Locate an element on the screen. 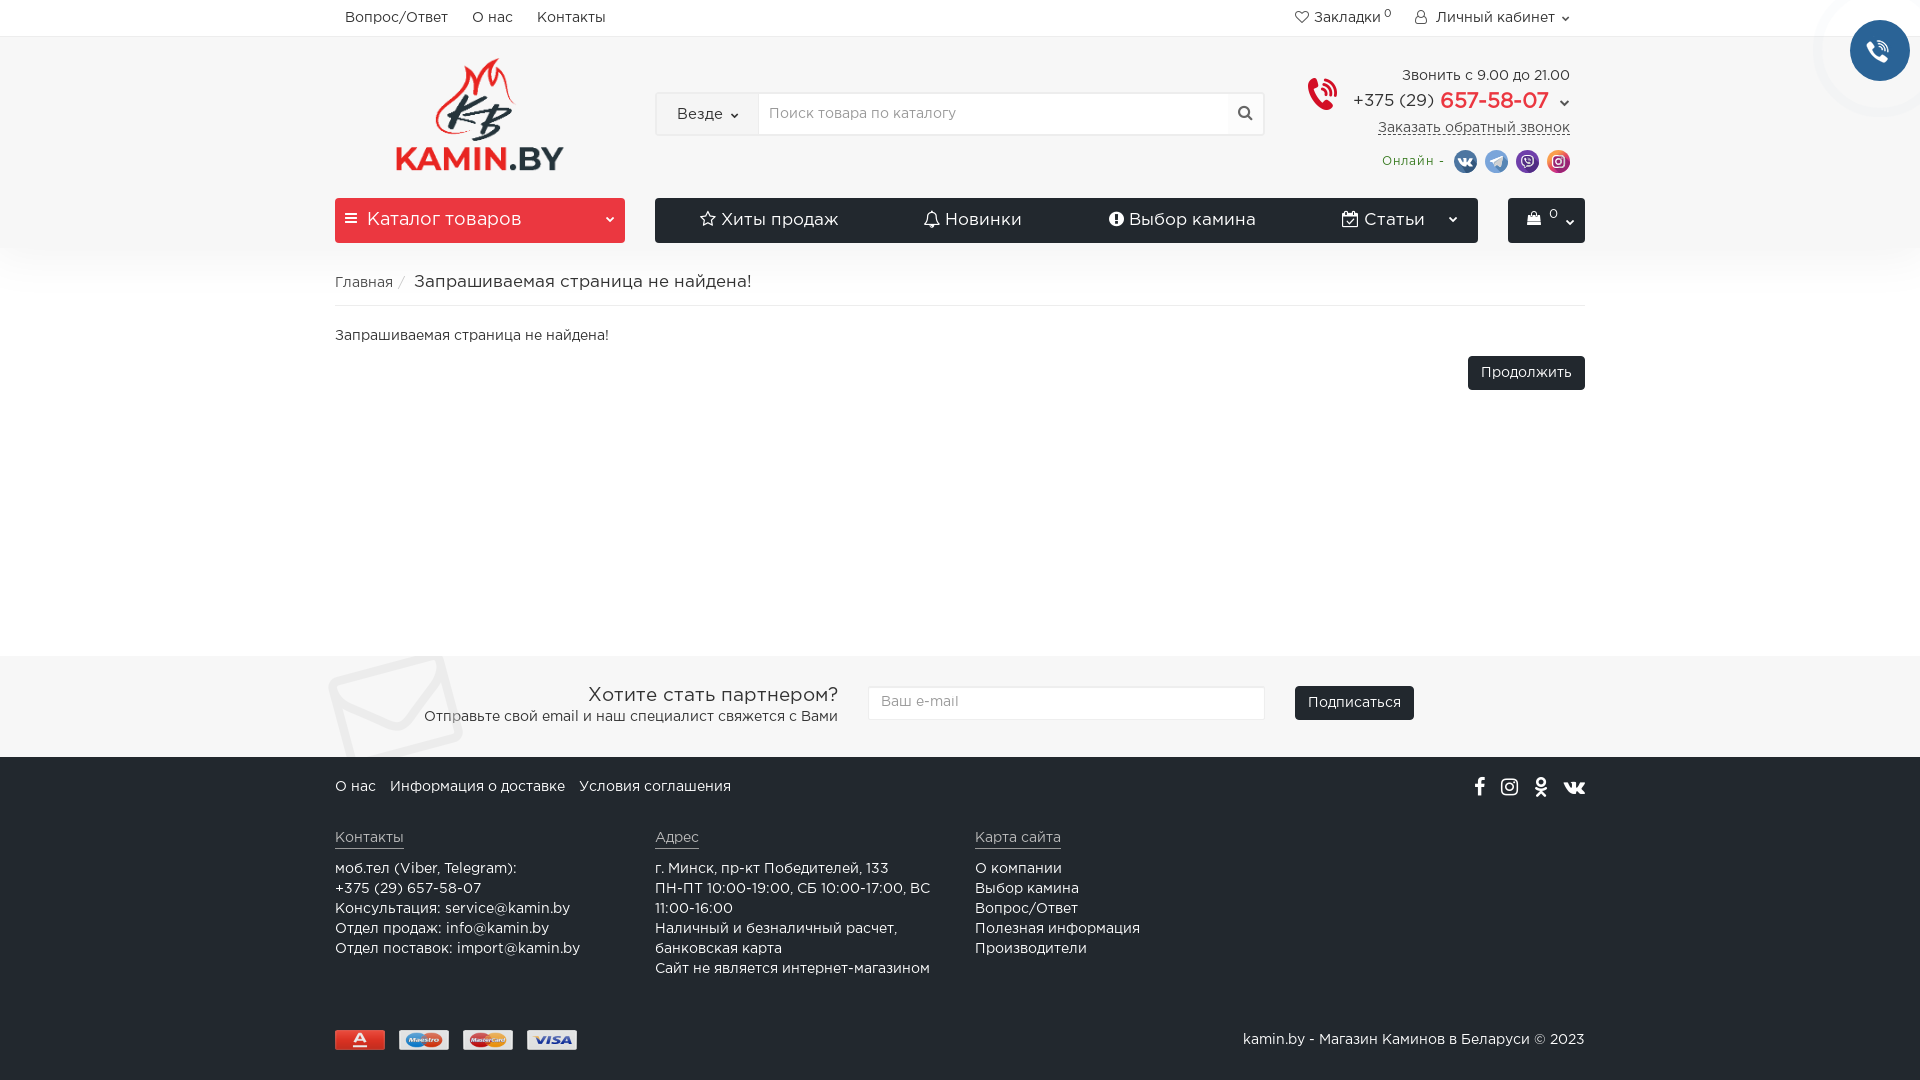  '+375 (29) 657-58-07' is located at coordinates (1353, 100).